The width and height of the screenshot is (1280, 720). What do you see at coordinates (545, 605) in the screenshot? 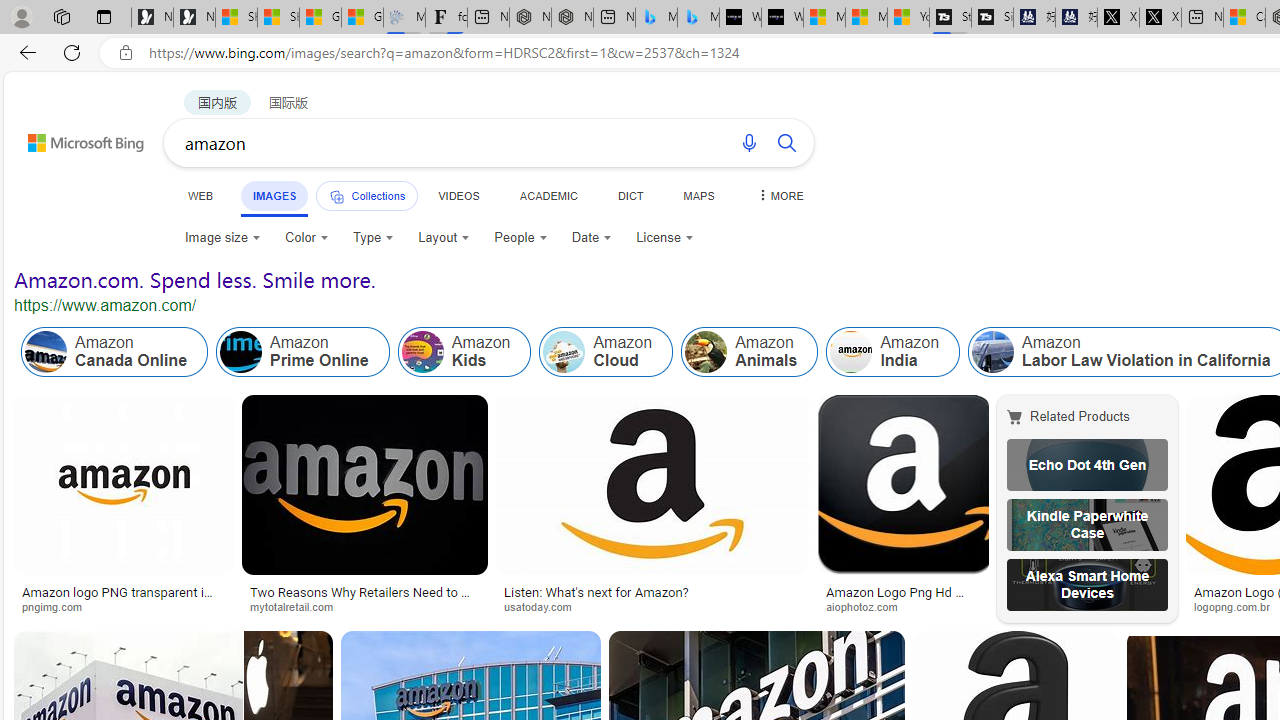
I see `'usatoday.com'` at bounding box center [545, 605].